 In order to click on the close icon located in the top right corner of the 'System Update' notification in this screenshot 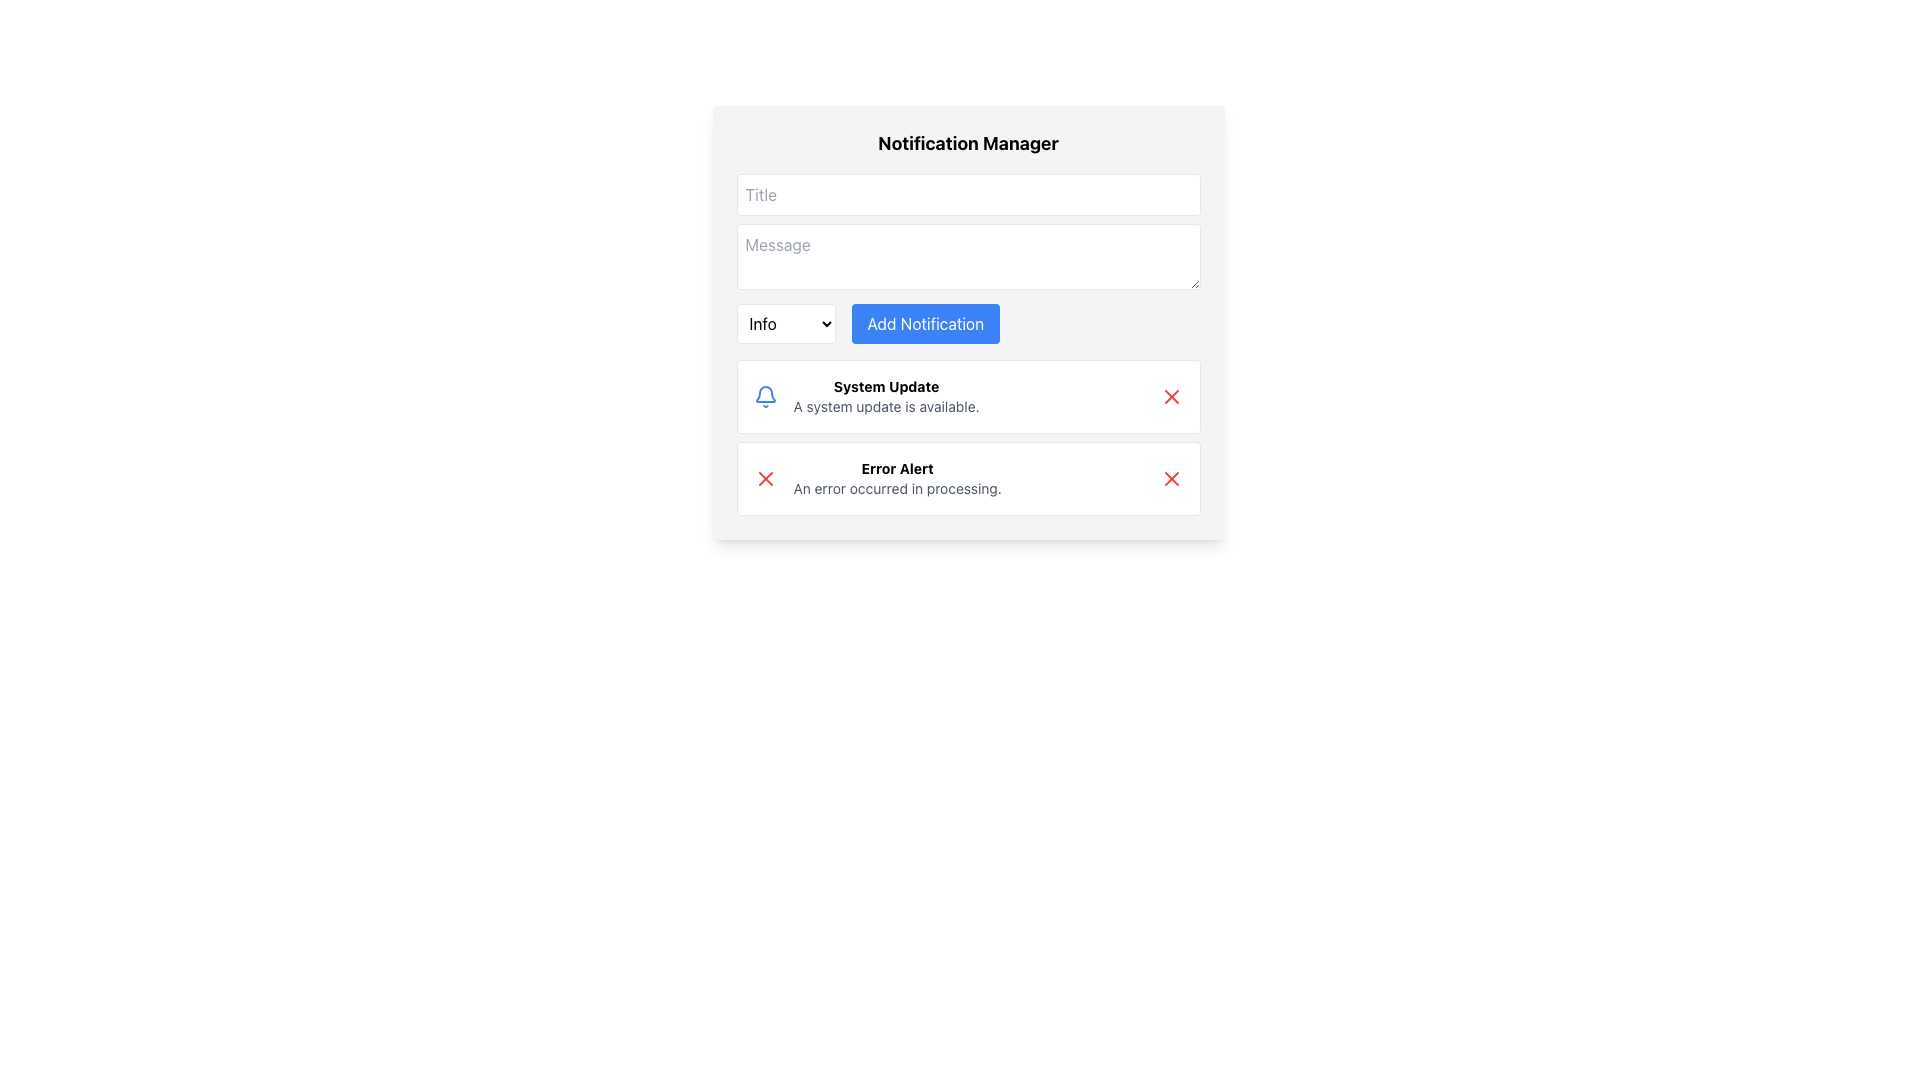, I will do `click(1171, 397)`.